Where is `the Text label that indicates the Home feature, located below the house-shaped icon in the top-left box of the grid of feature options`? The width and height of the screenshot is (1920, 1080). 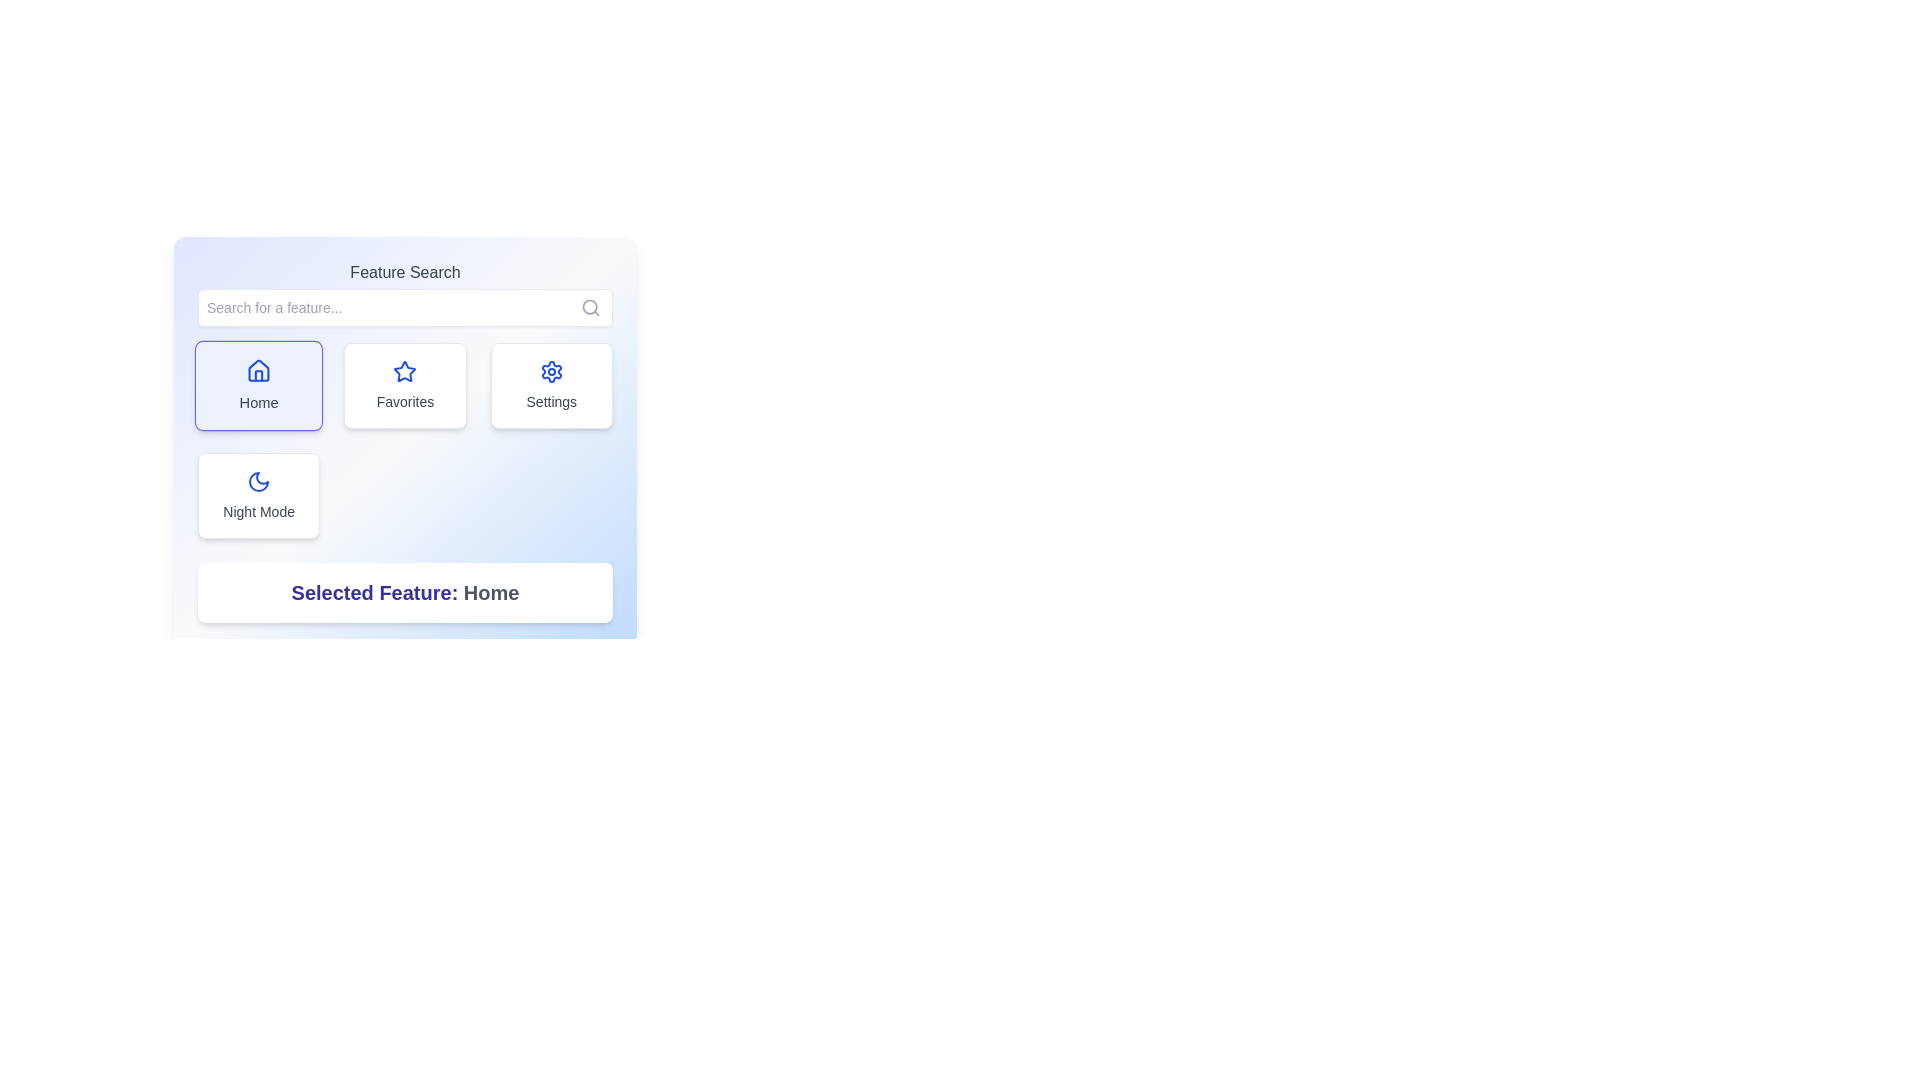 the Text label that indicates the Home feature, located below the house-shaped icon in the top-left box of the grid of feature options is located at coordinates (258, 402).